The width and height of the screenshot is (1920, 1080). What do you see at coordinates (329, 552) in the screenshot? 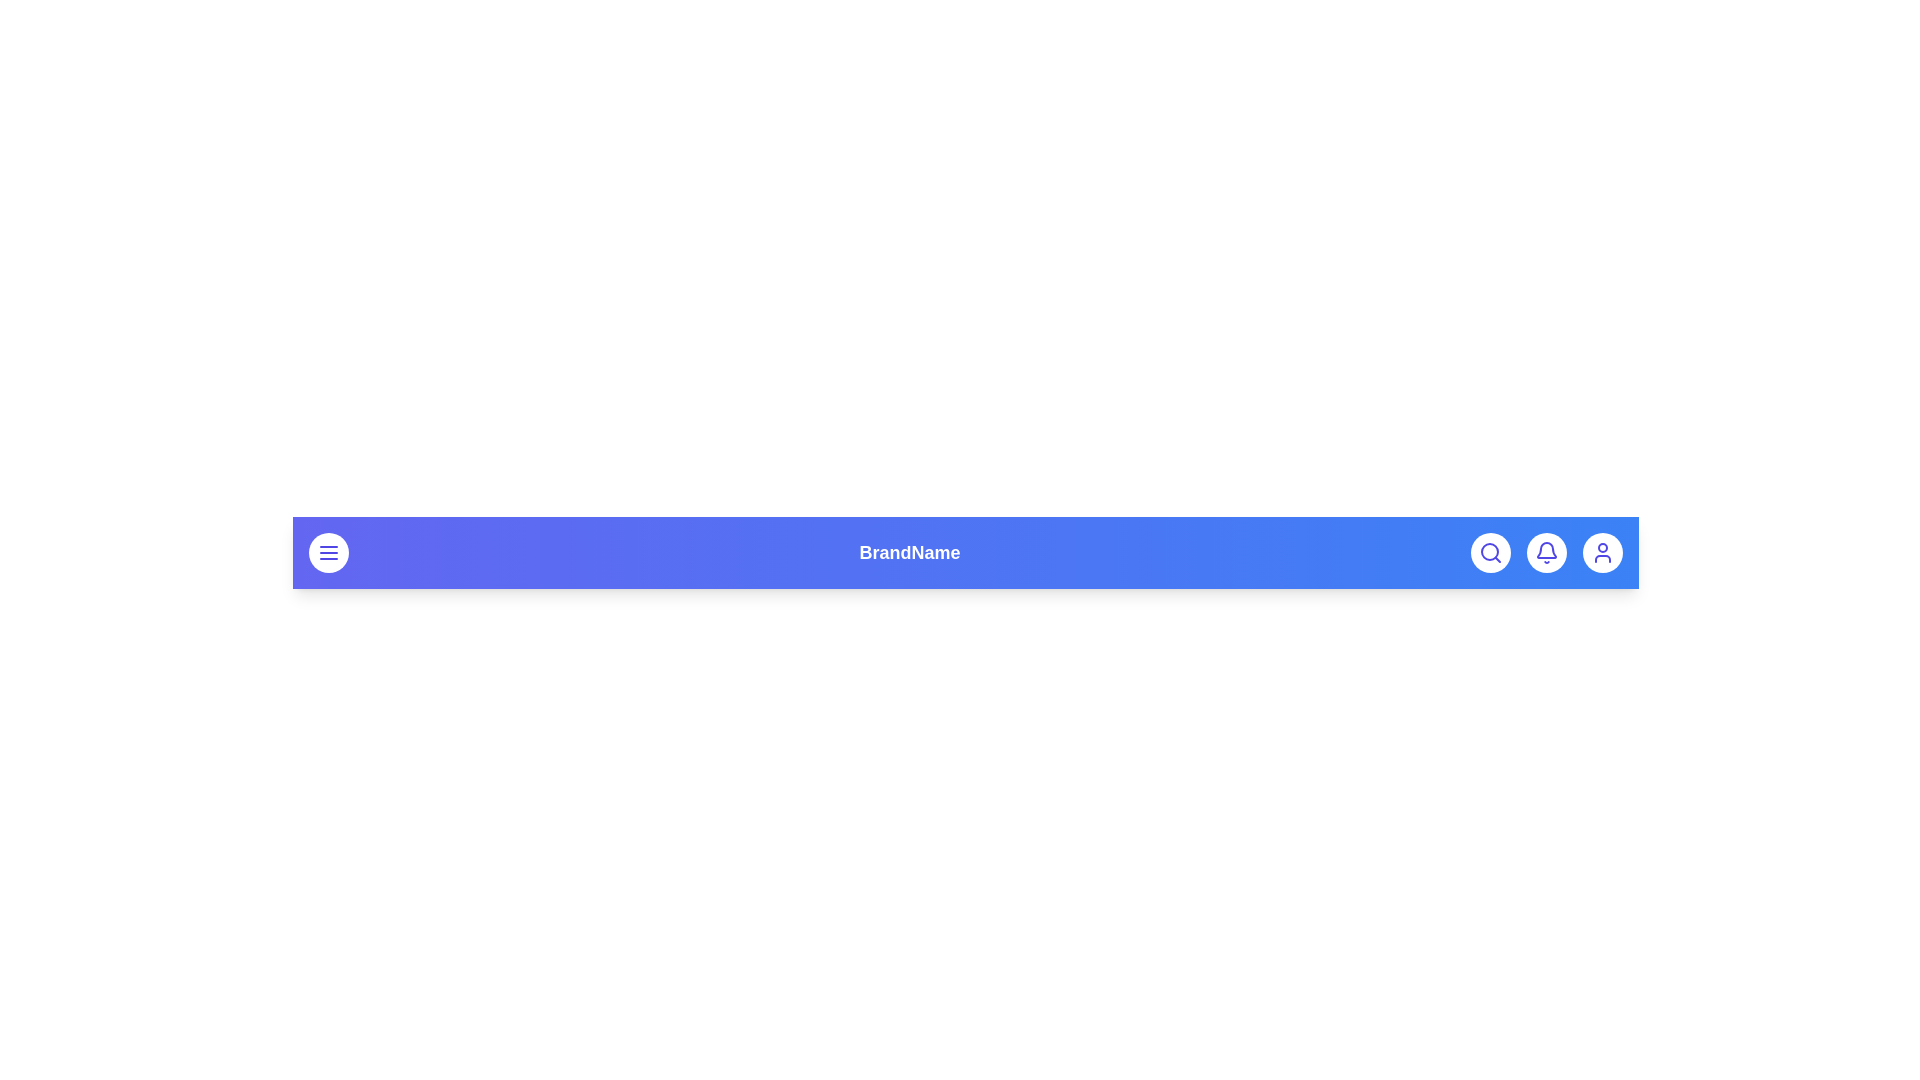
I see `the menu button to open the menu` at bounding box center [329, 552].